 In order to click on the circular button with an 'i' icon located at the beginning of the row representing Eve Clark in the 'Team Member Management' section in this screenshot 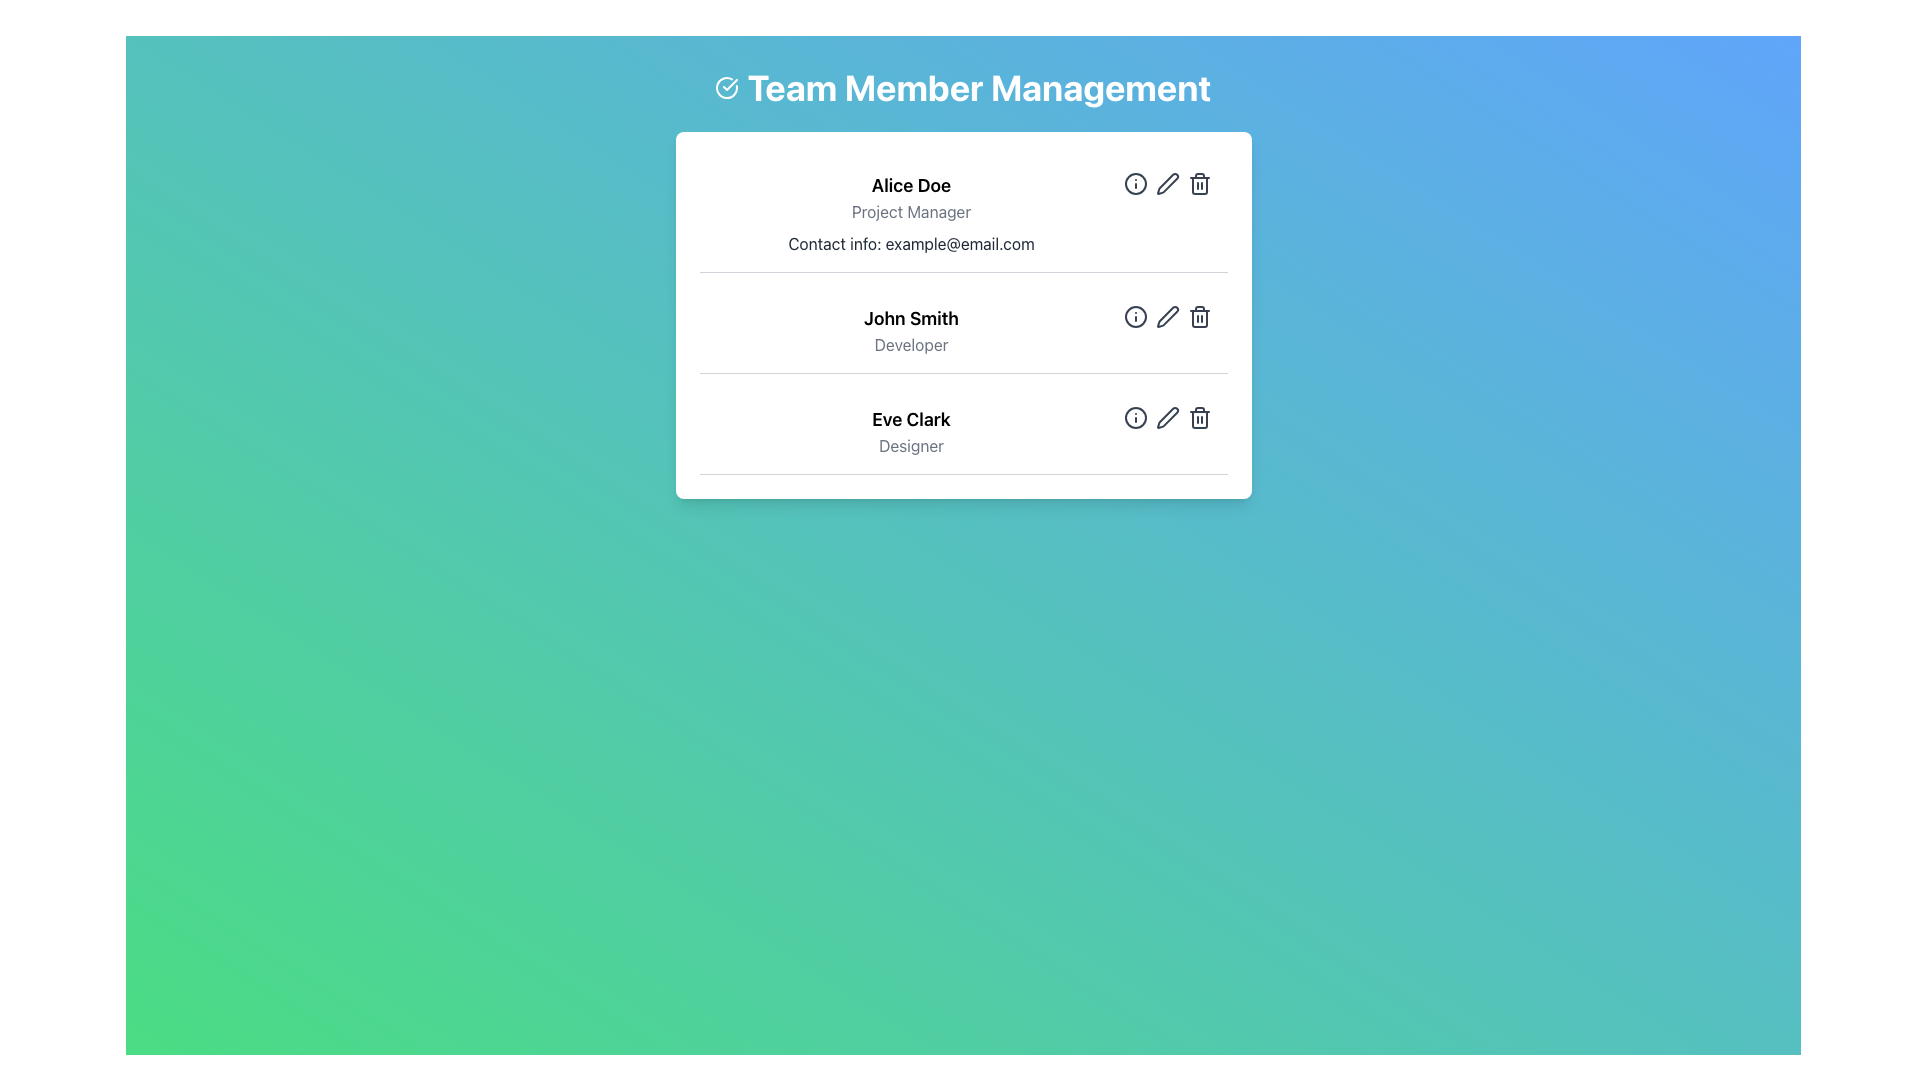, I will do `click(1135, 416)`.